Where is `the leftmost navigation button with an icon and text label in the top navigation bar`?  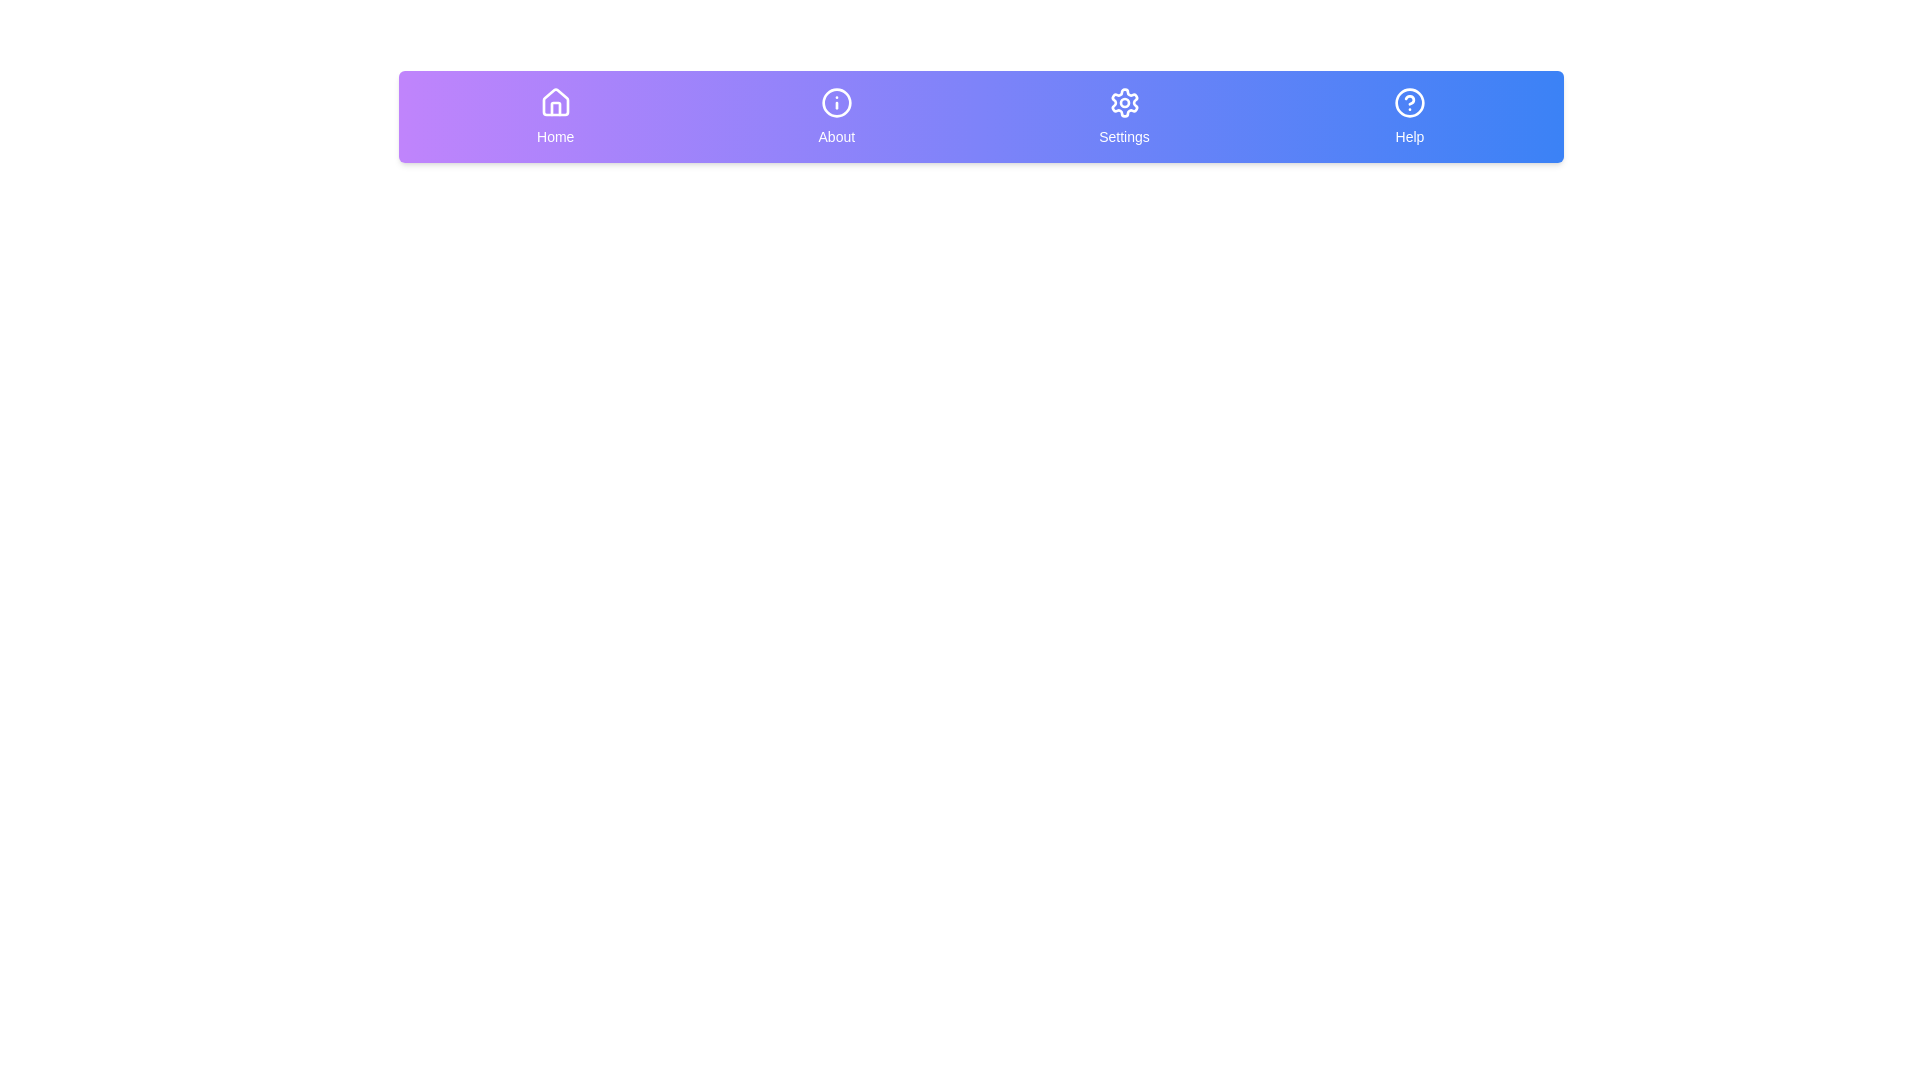
the leftmost navigation button with an icon and text label in the top navigation bar is located at coordinates (555, 116).